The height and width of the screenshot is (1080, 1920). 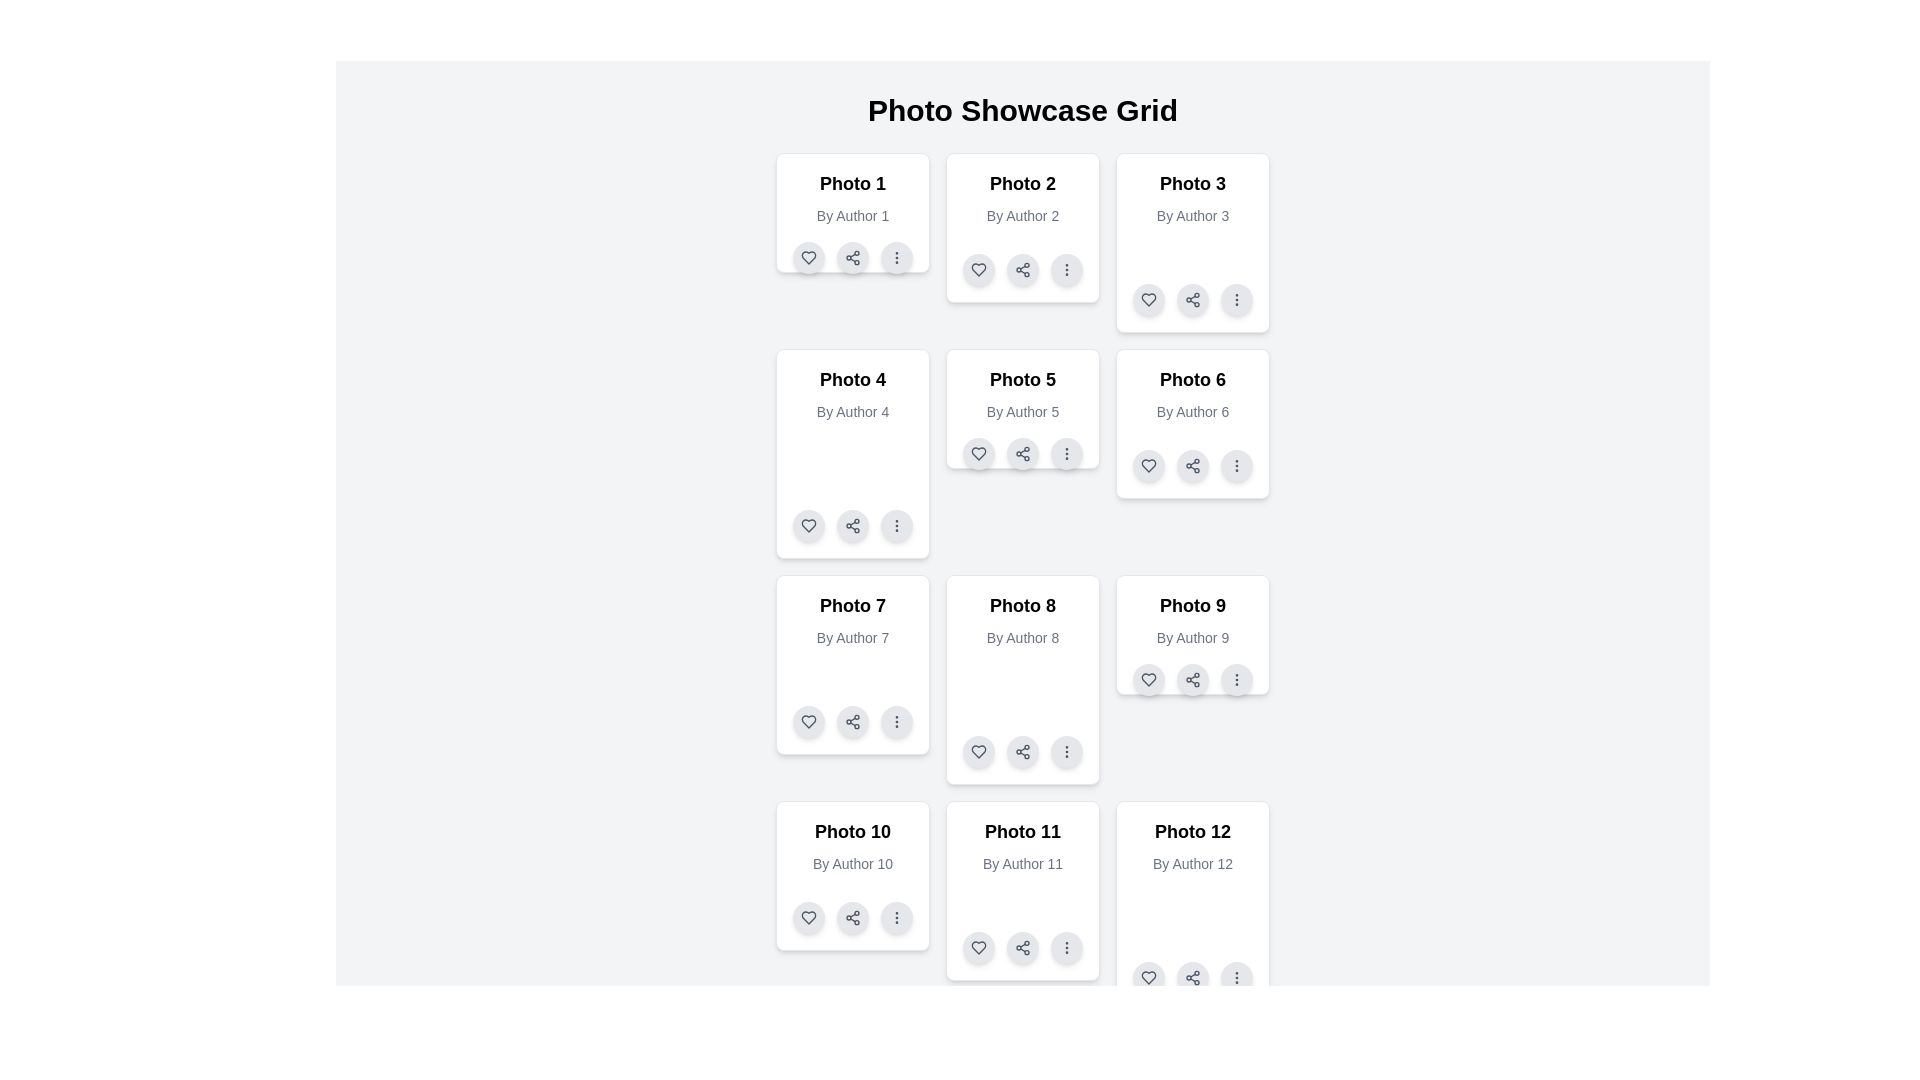 I want to click on the share button icon located in the third position from the left in the topmost row of the 'Photo 3' card, so click(x=1193, y=300).